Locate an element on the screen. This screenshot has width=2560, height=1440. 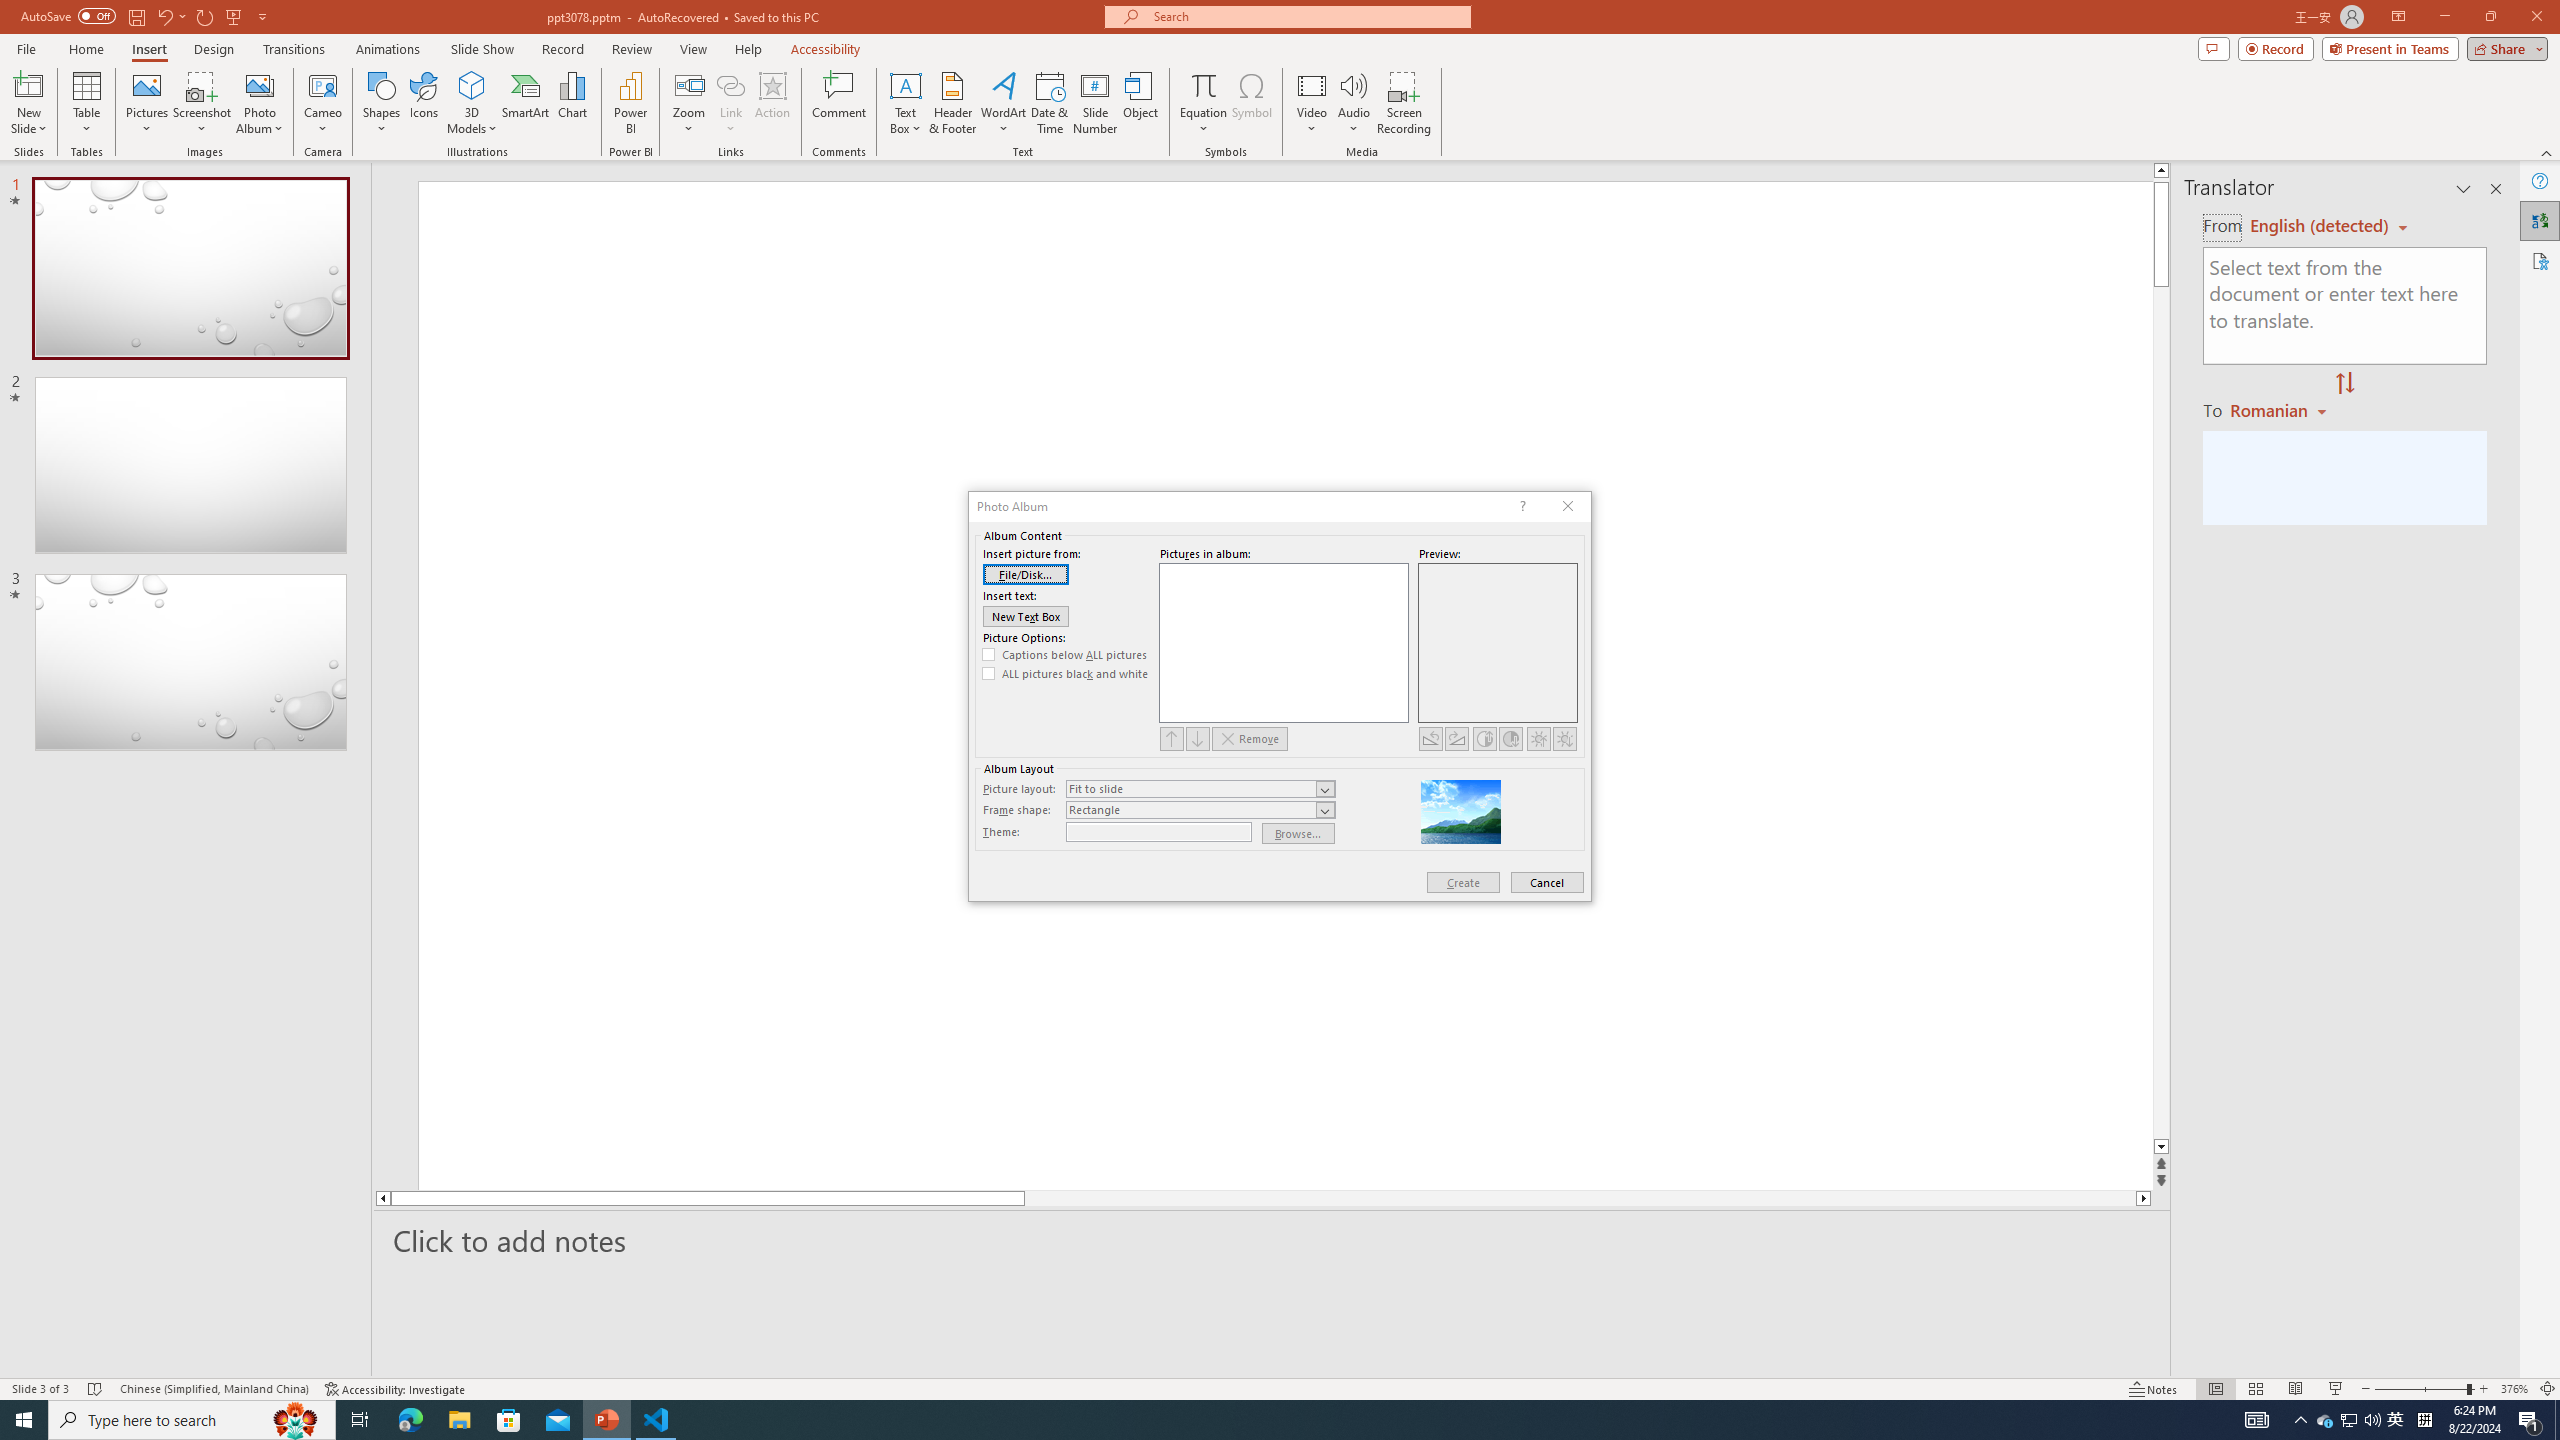
'Frame shape' is located at coordinates (1199, 809).